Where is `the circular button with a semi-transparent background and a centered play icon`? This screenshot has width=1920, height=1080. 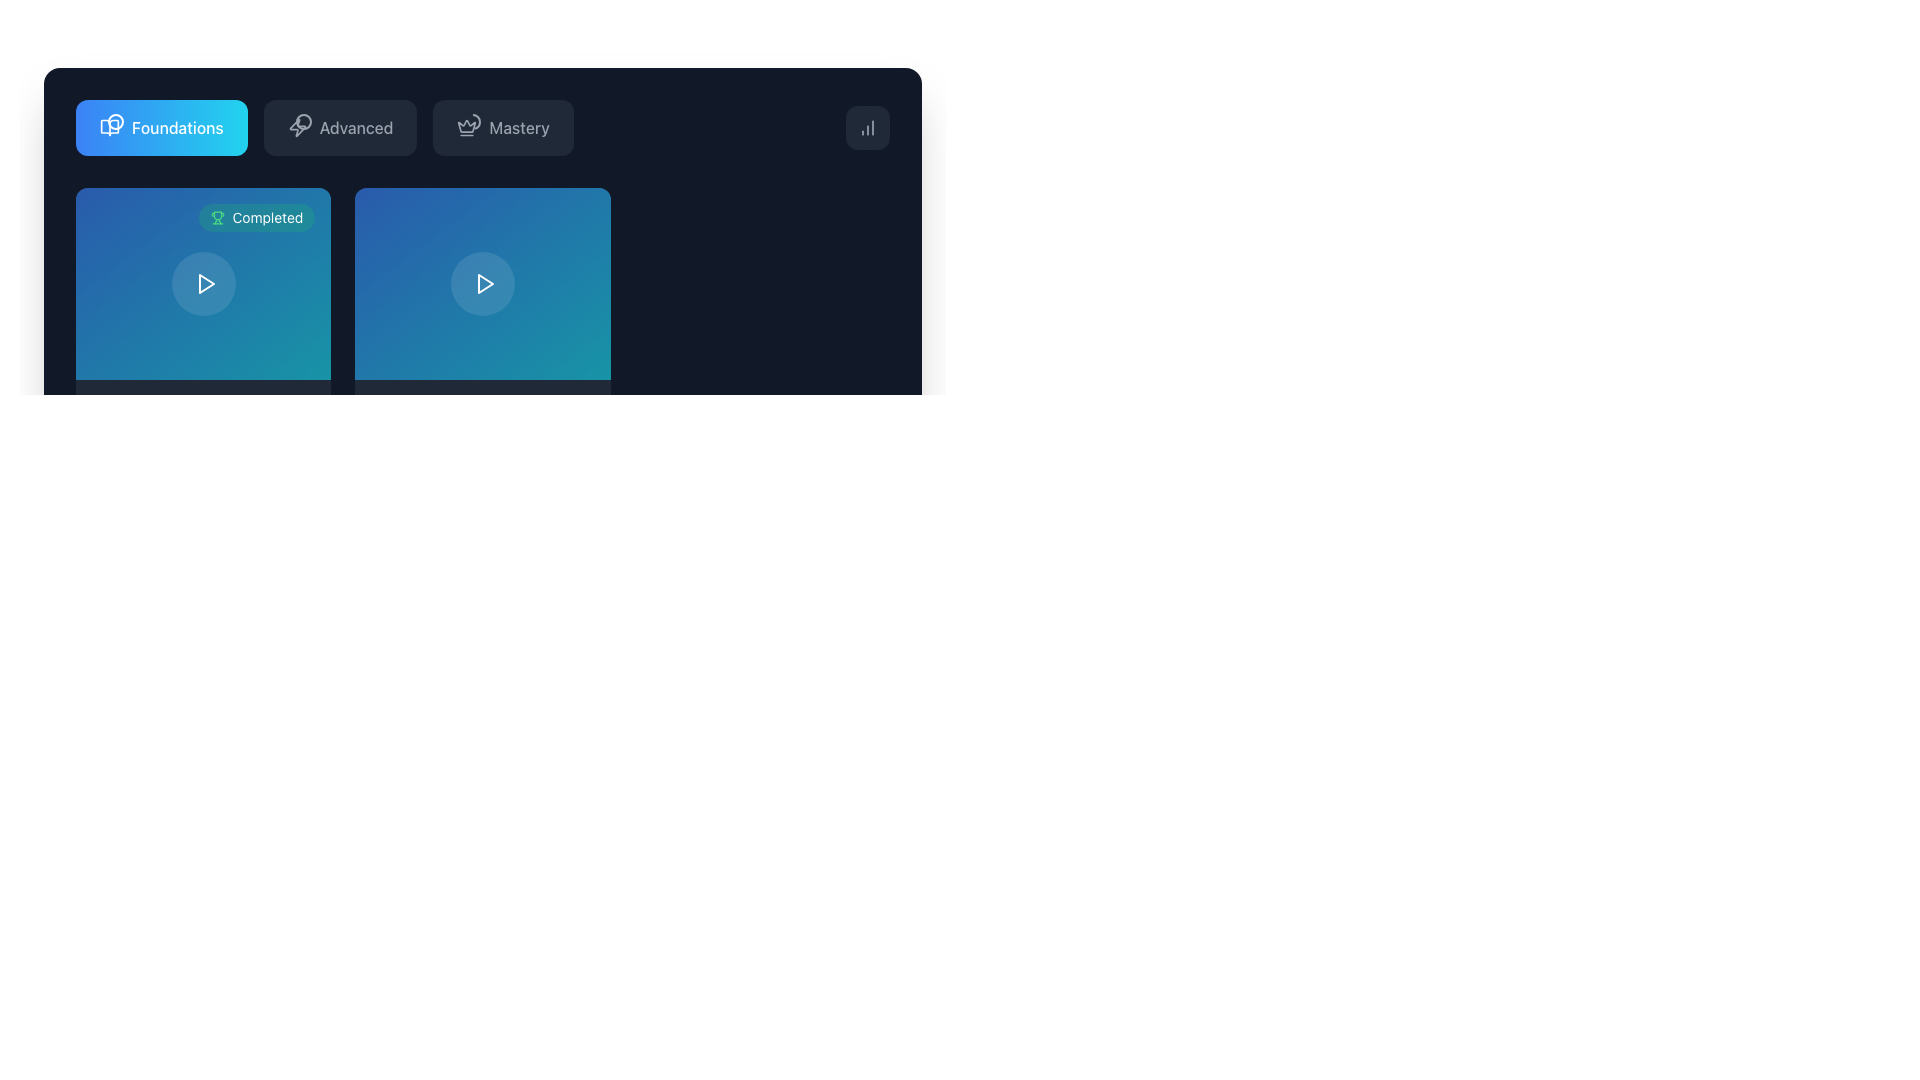 the circular button with a semi-transparent background and a centered play icon is located at coordinates (203, 284).